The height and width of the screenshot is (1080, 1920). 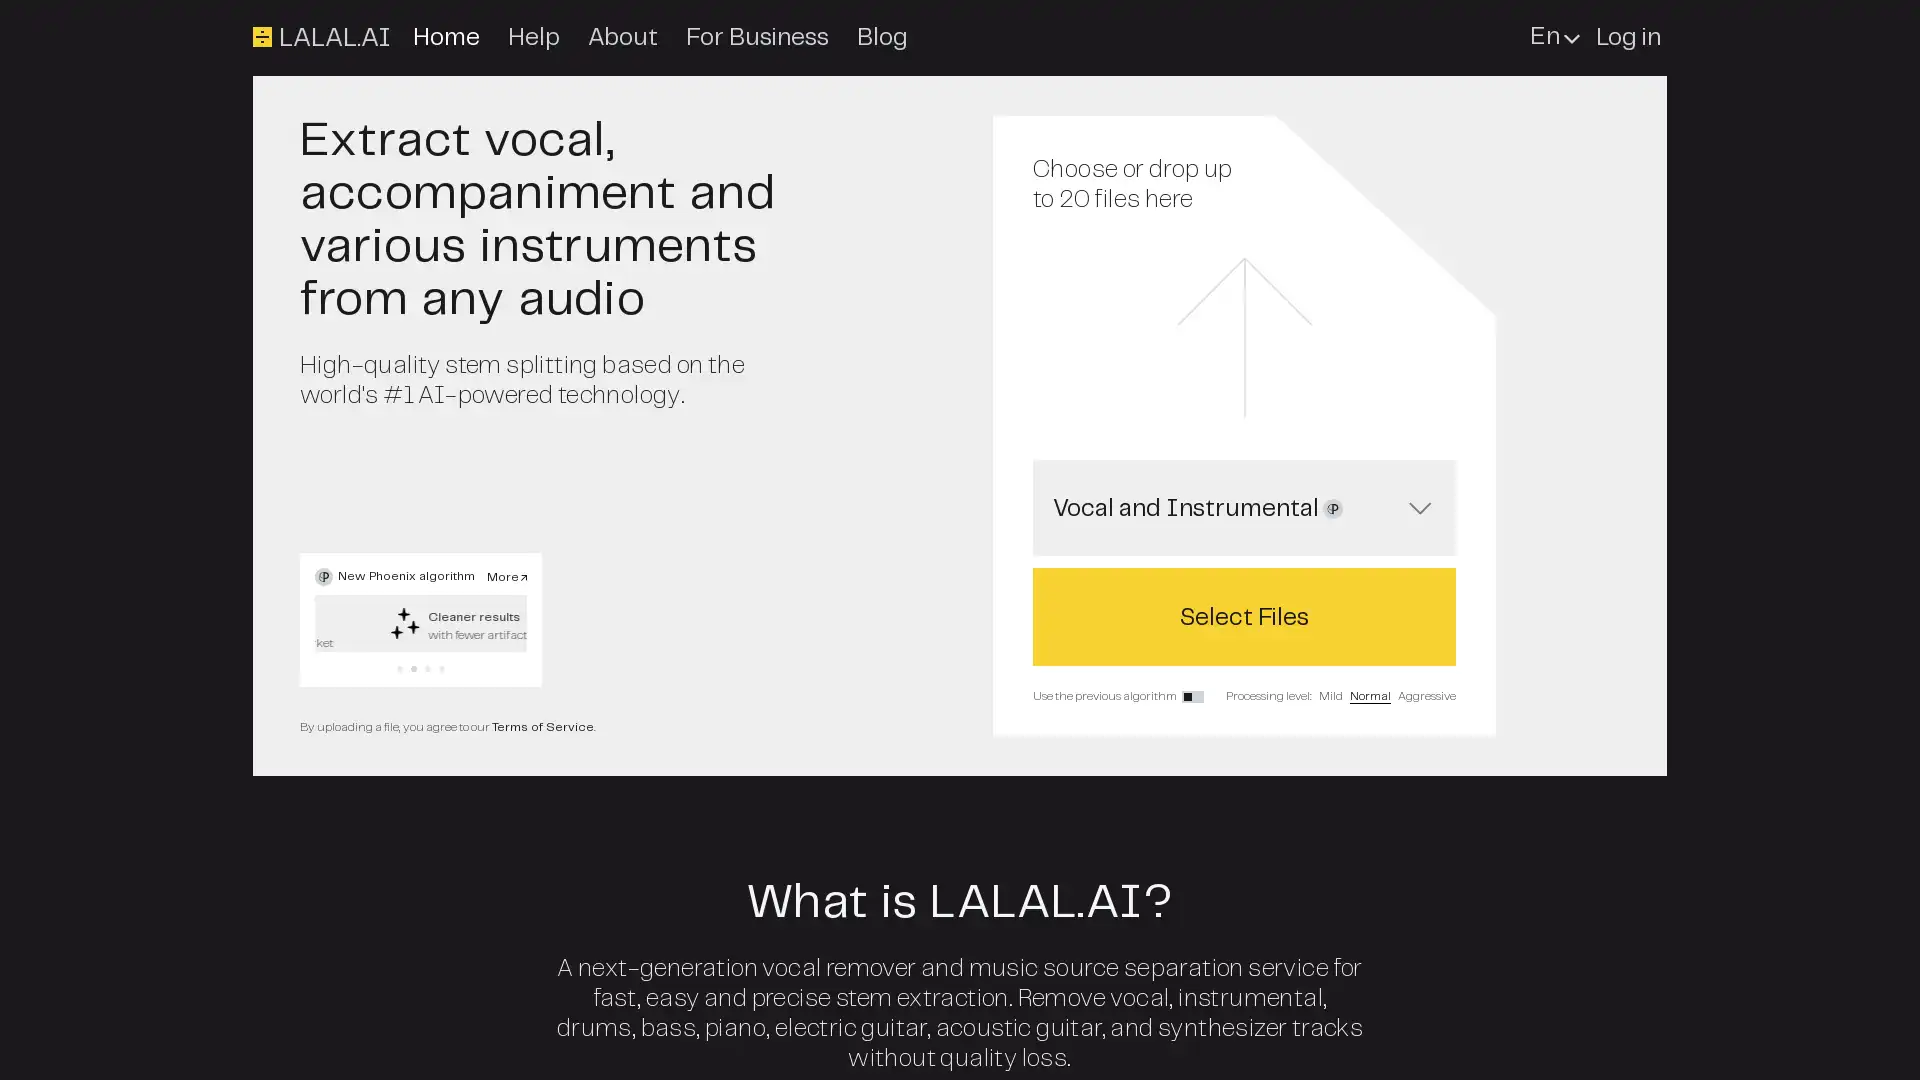 I want to click on Open Intercom Messenger, so click(x=1869, y=1029).